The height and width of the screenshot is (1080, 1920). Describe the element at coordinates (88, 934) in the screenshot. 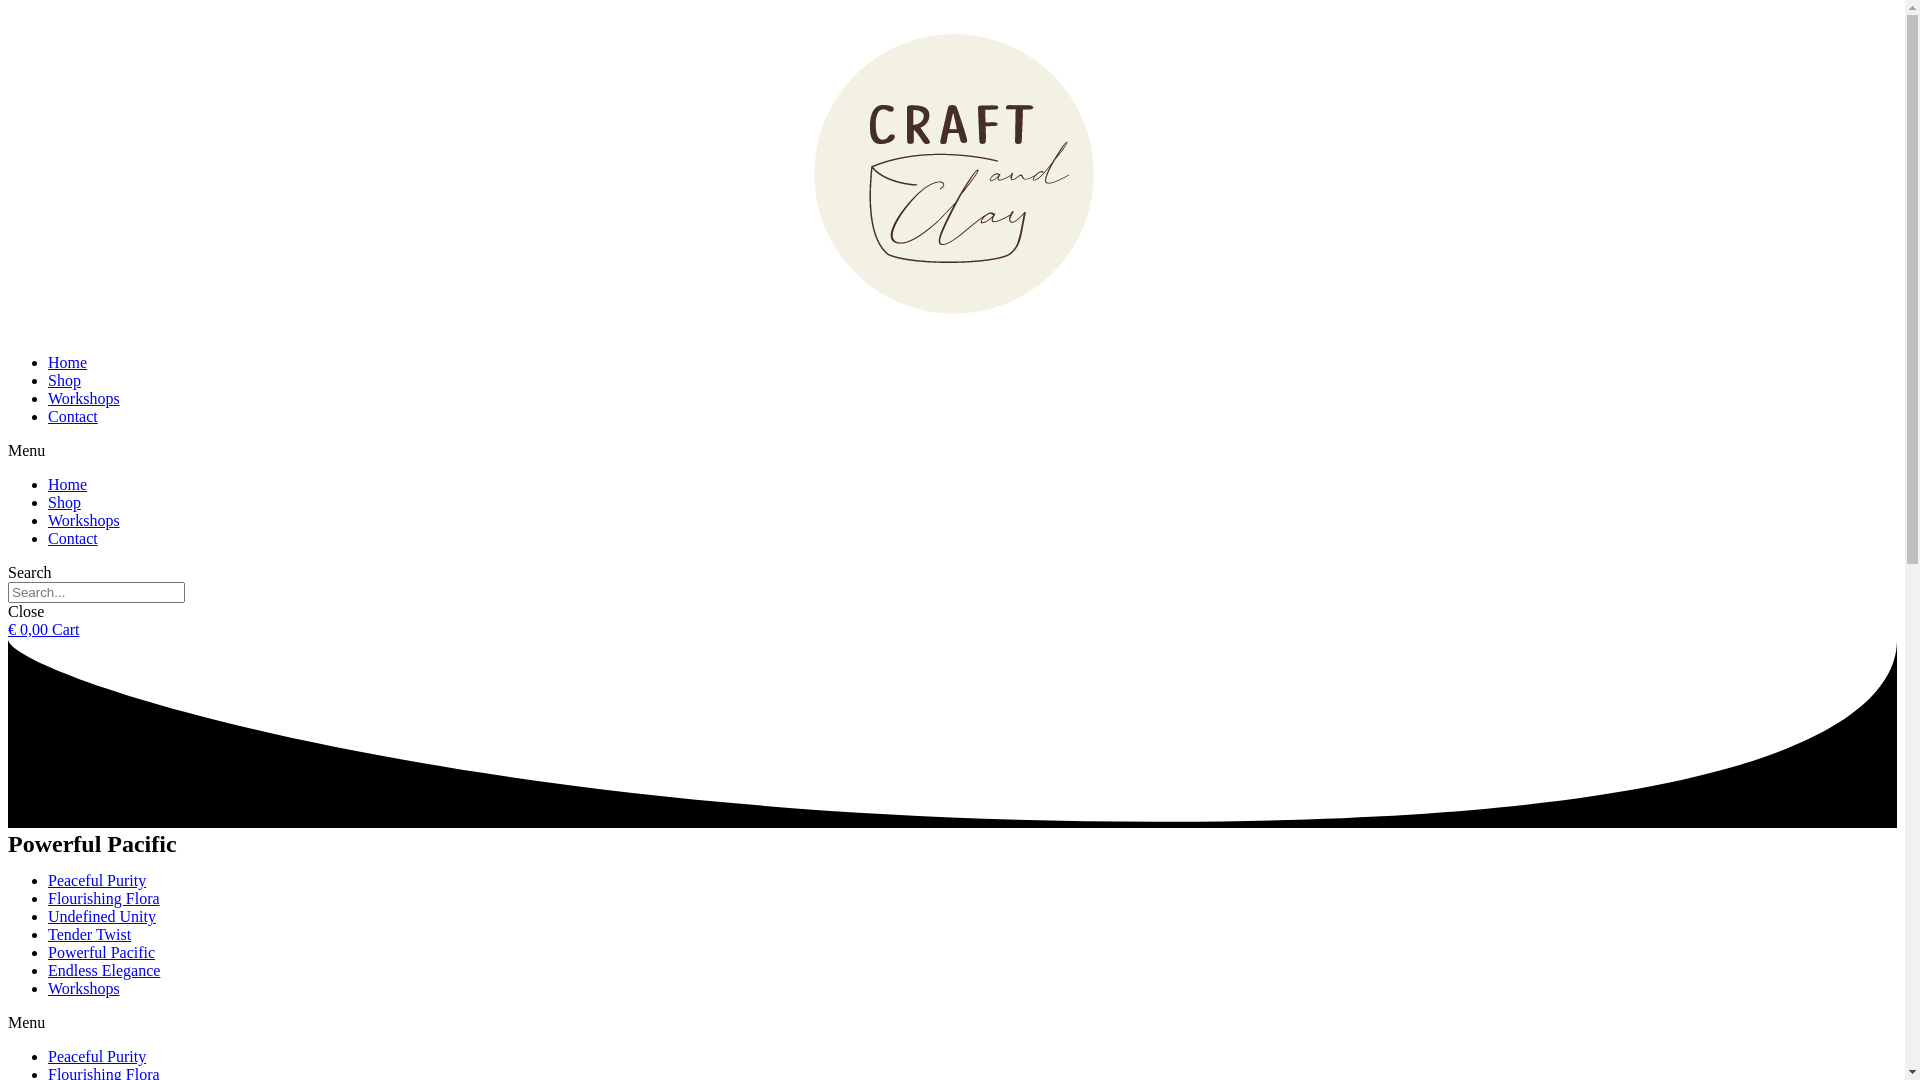

I see `'Tender Twist'` at that location.